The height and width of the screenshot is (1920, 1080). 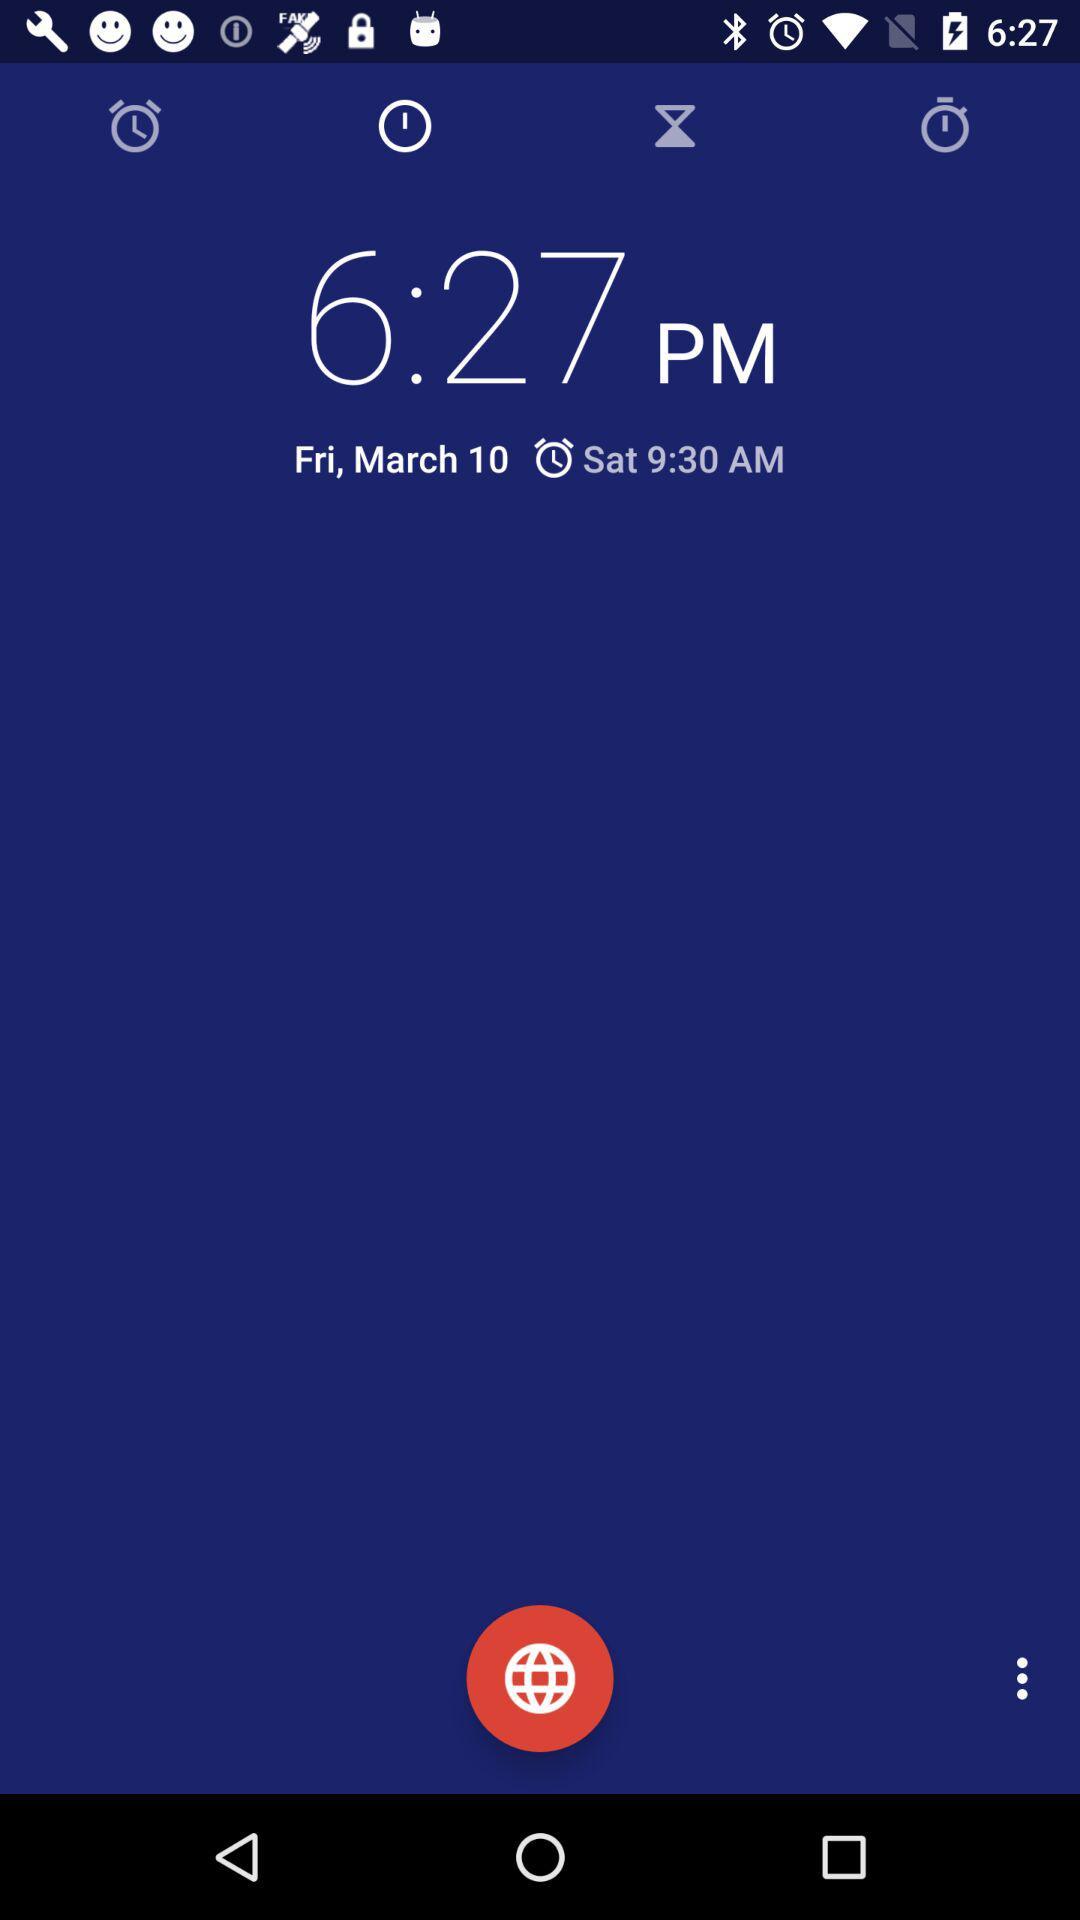 What do you see at coordinates (540, 1678) in the screenshot?
I see `the globe icon` at bounding box center [540, 1678].